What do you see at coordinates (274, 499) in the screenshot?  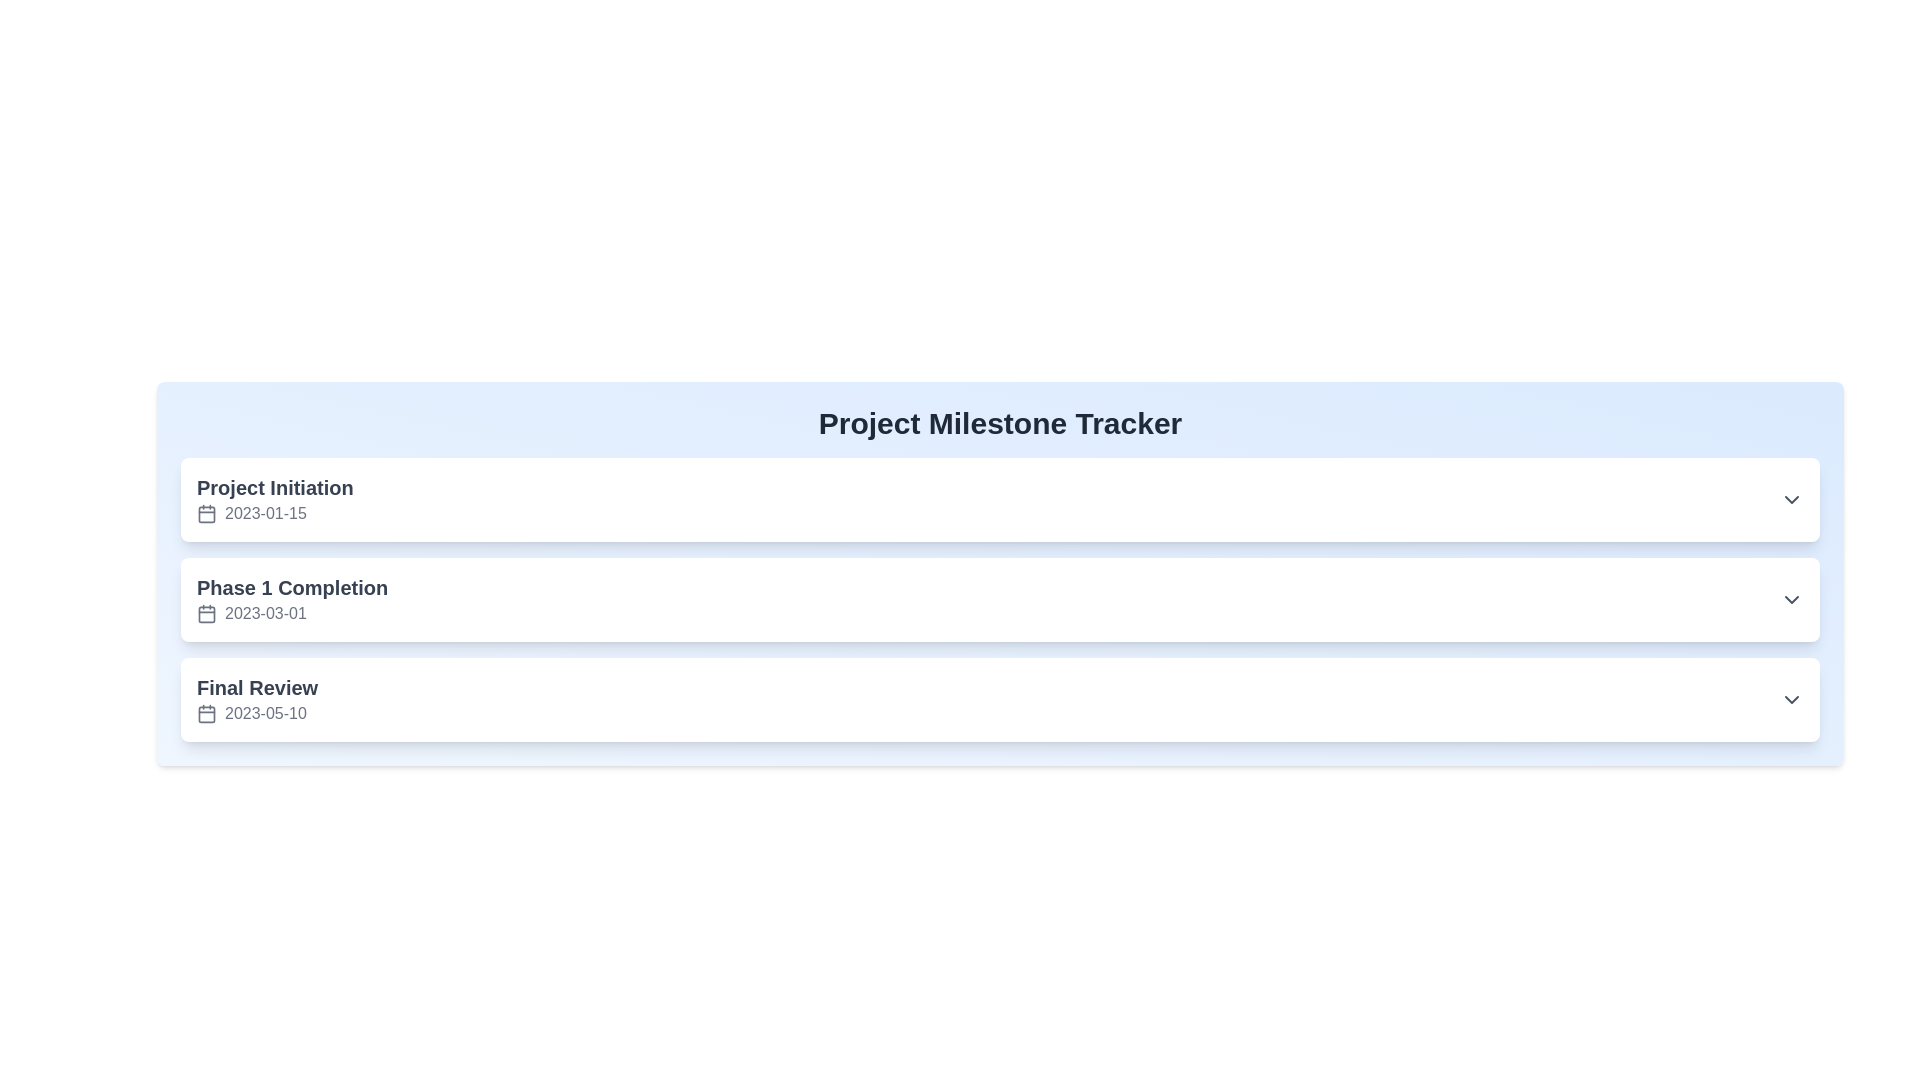 I see `the first milestone display item in the vertical list to interact with it` at bounding box center [274, 499].